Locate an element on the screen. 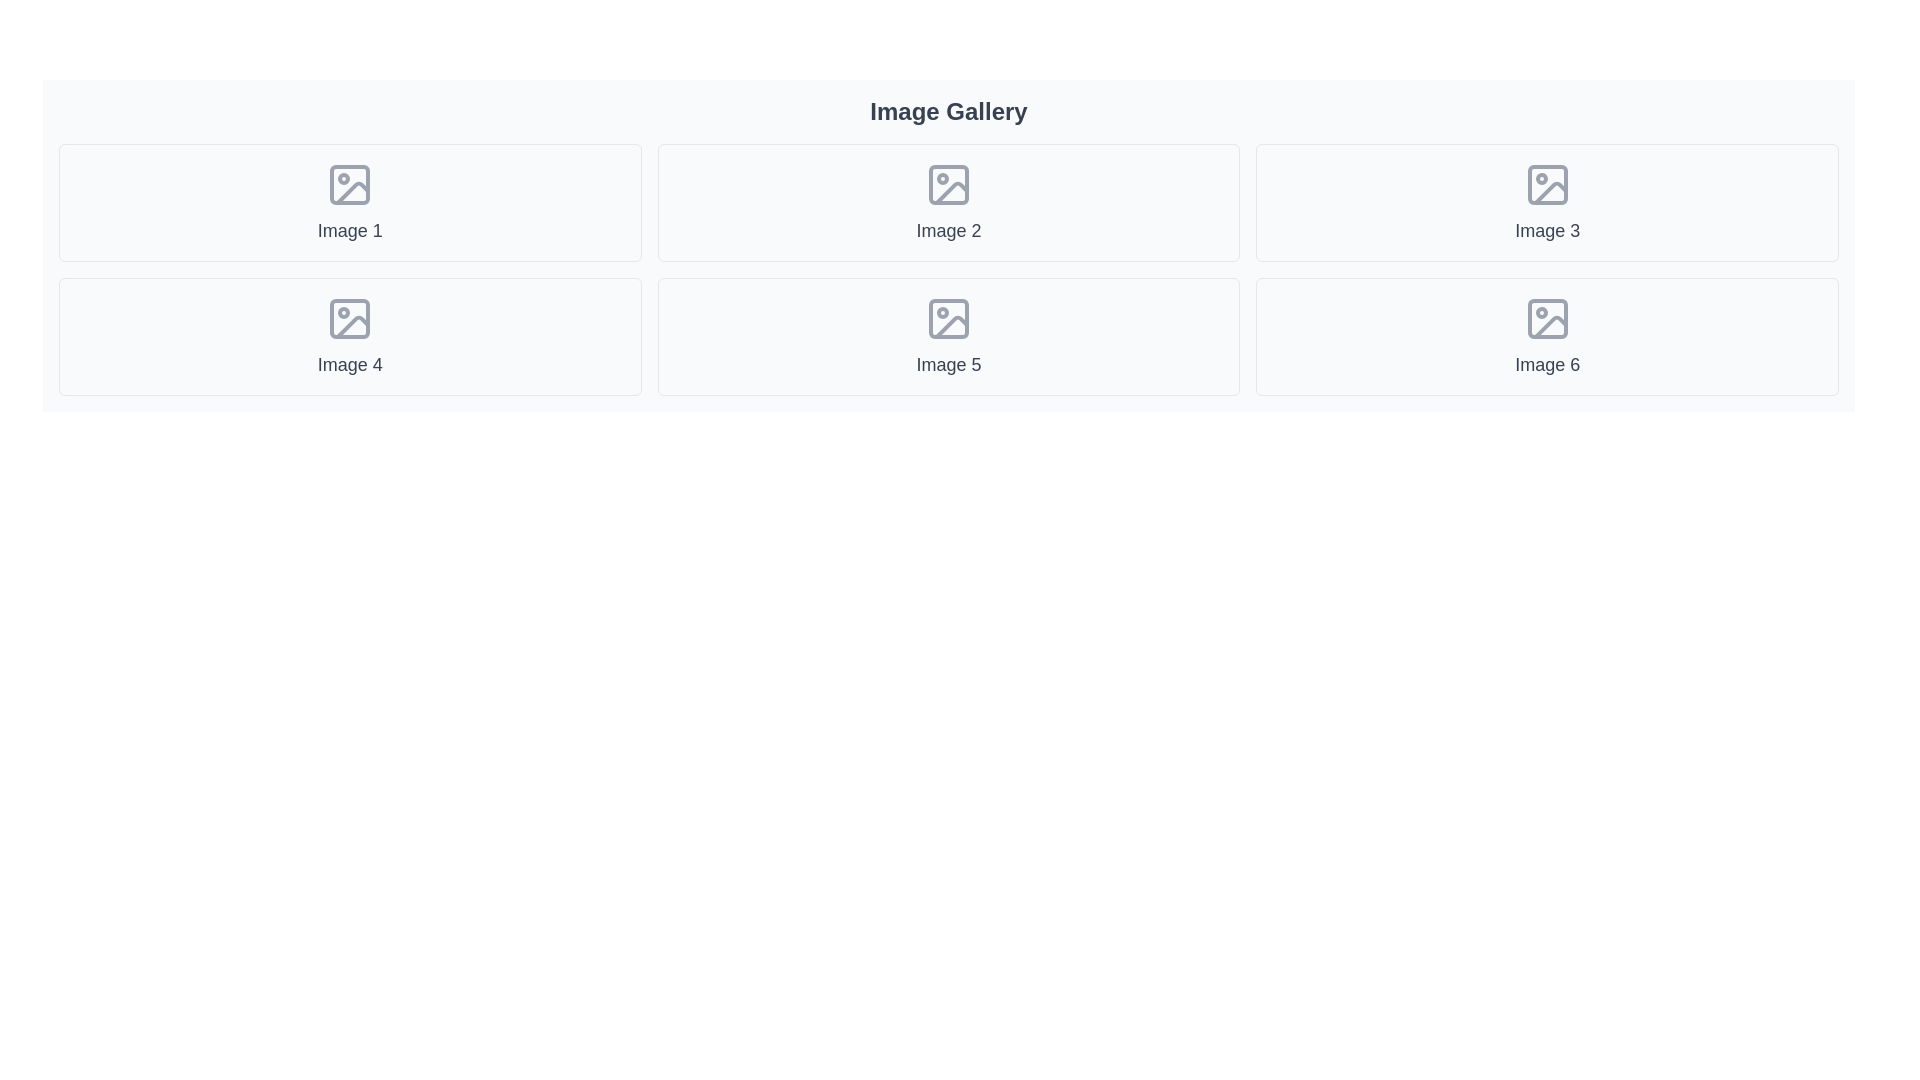 This screenshot has height=1080, width=1920. the text and icon grouping labeled 'Image 3' within the bordered, rounded rectangular box is located at coordinates (1546, 203).